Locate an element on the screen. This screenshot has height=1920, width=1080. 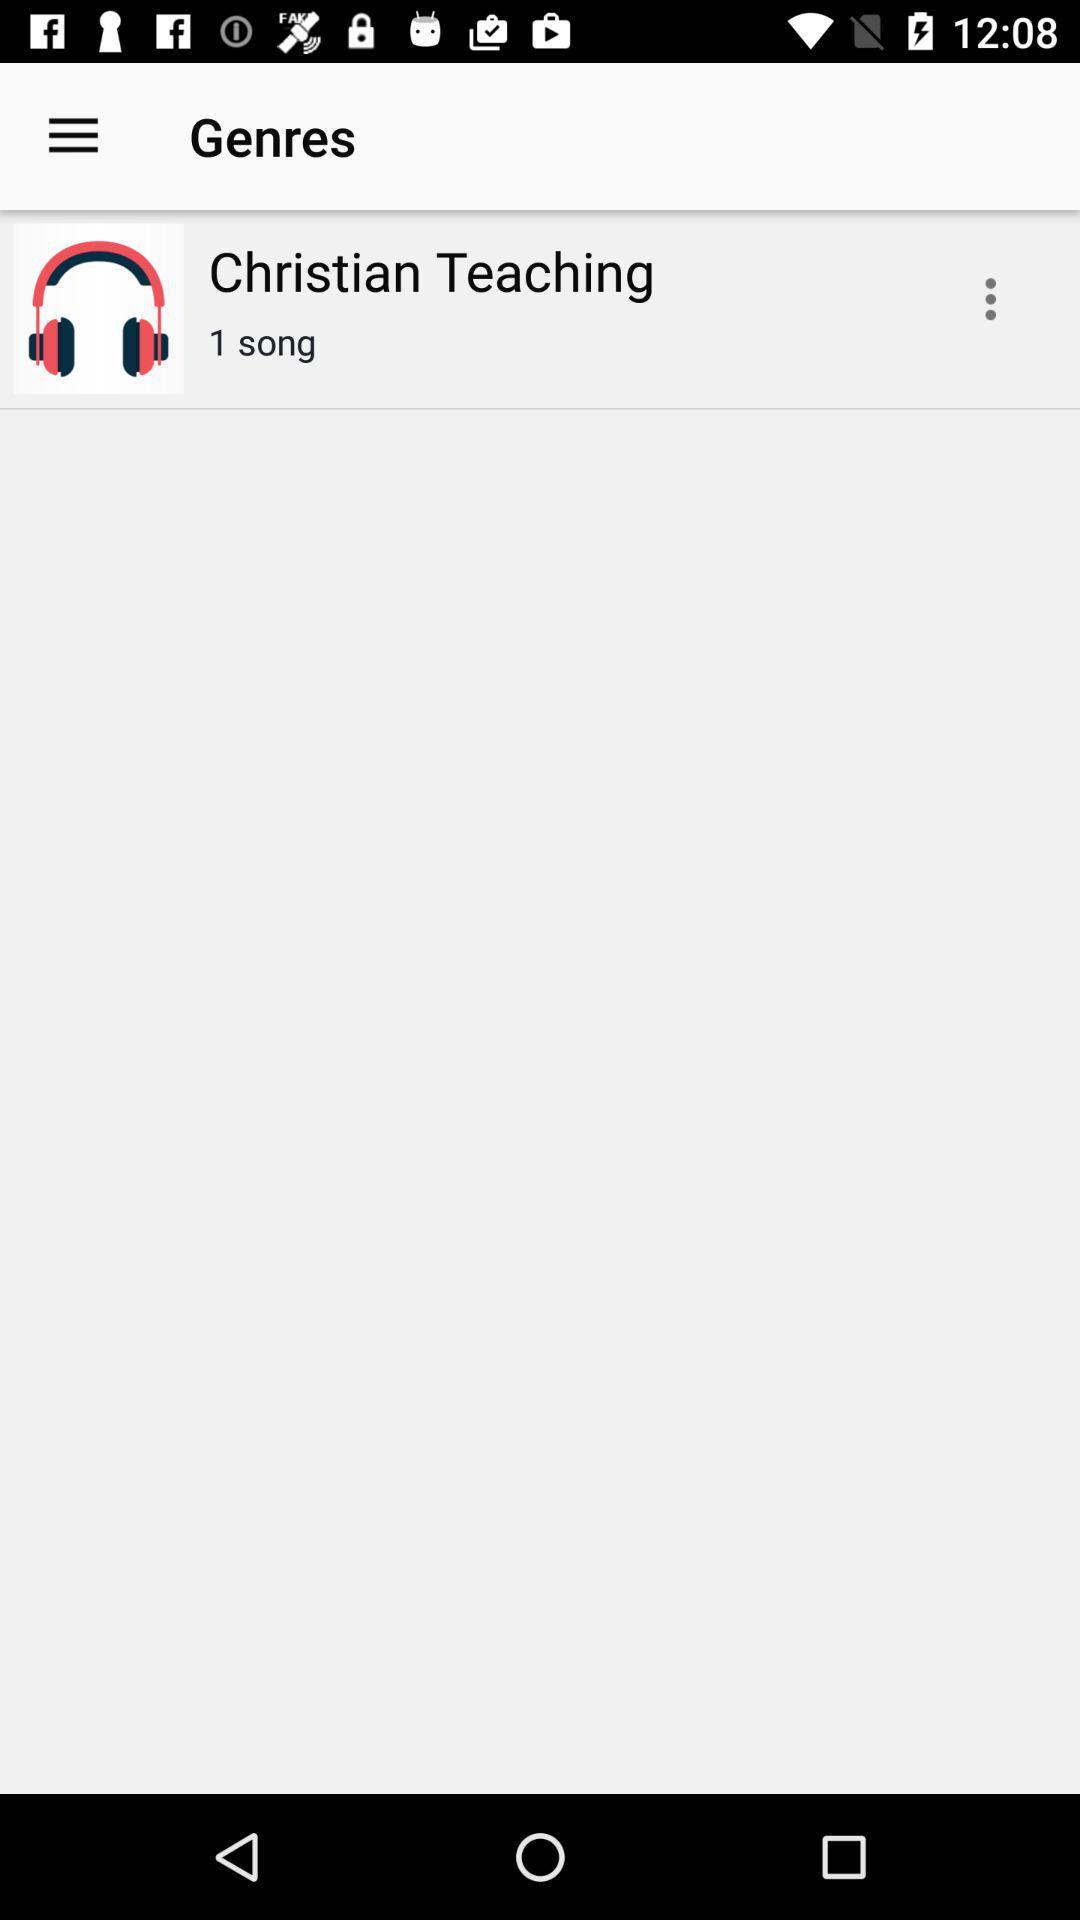
playlist options is located at coordinates (990, 298).